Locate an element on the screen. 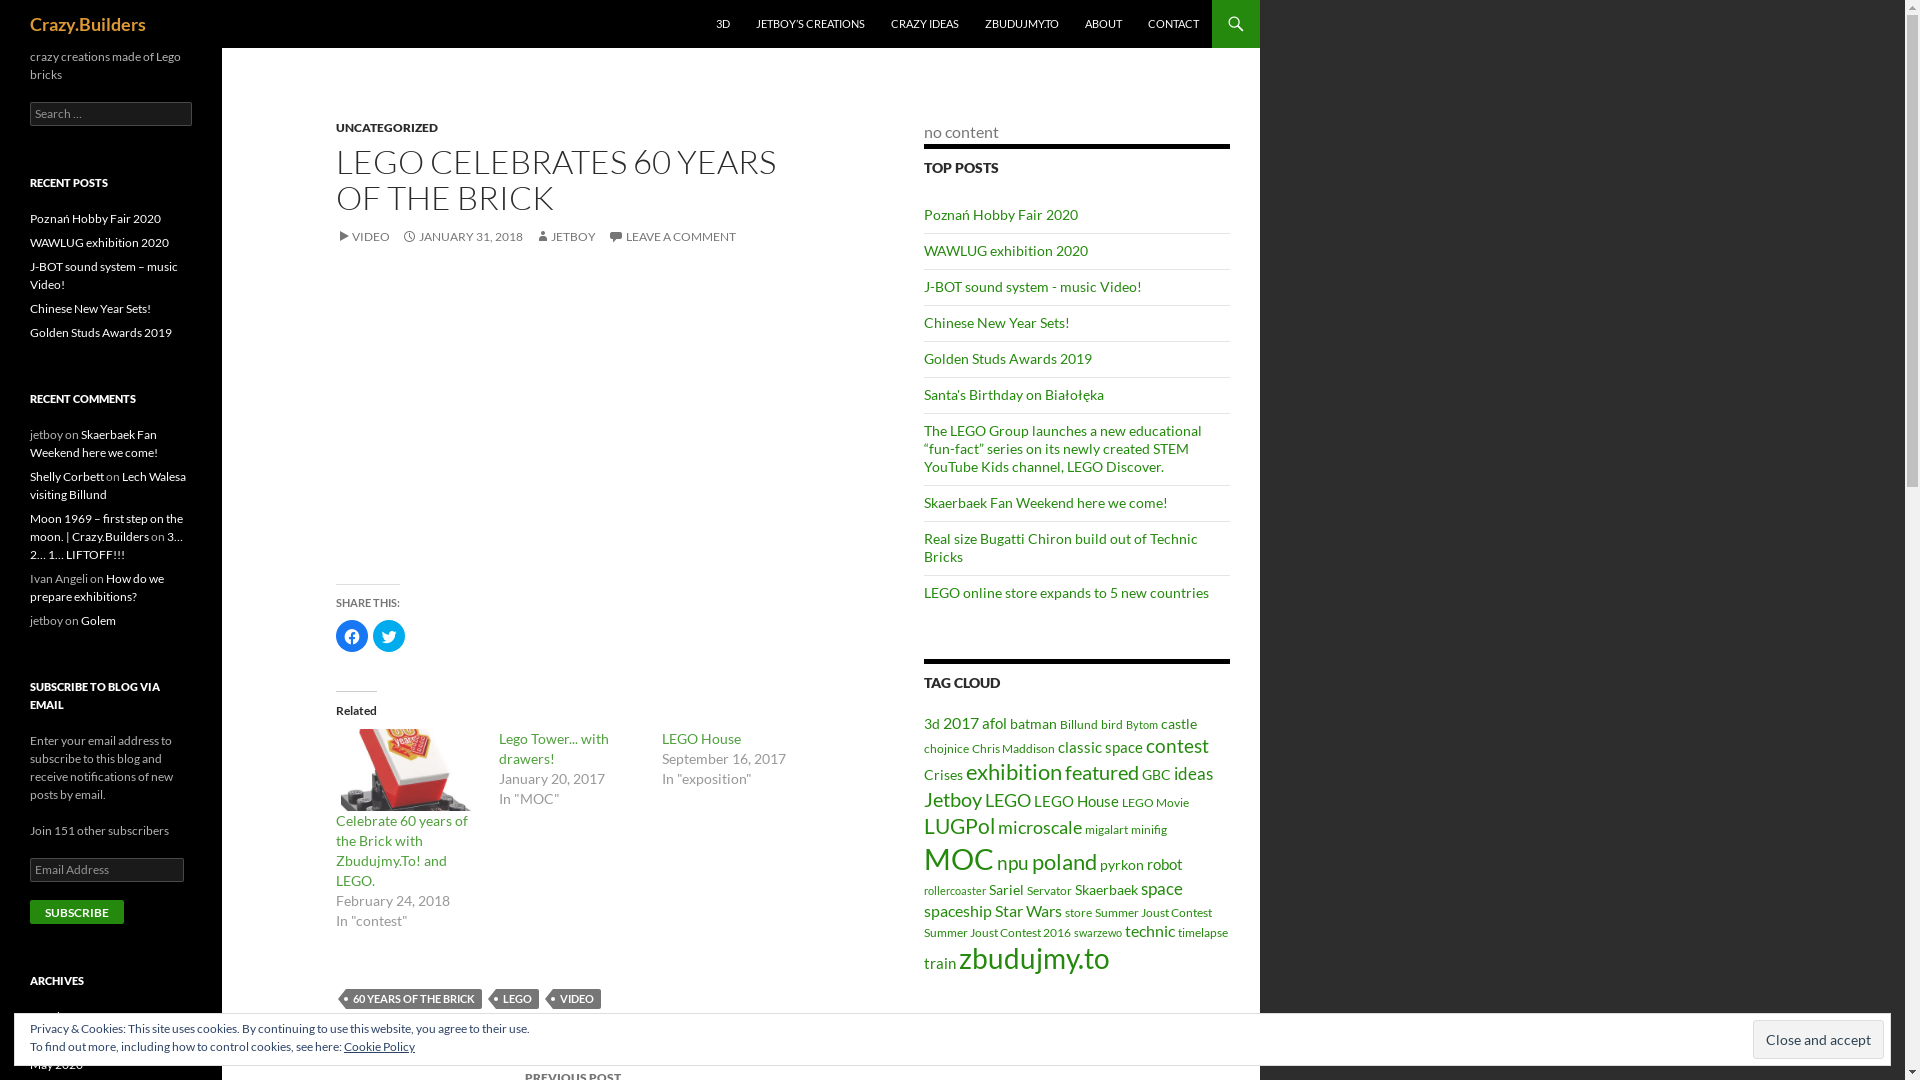 This screenshot has width=1920, height=1080. 'pyrkon' is located at coordinates (1122, 863).